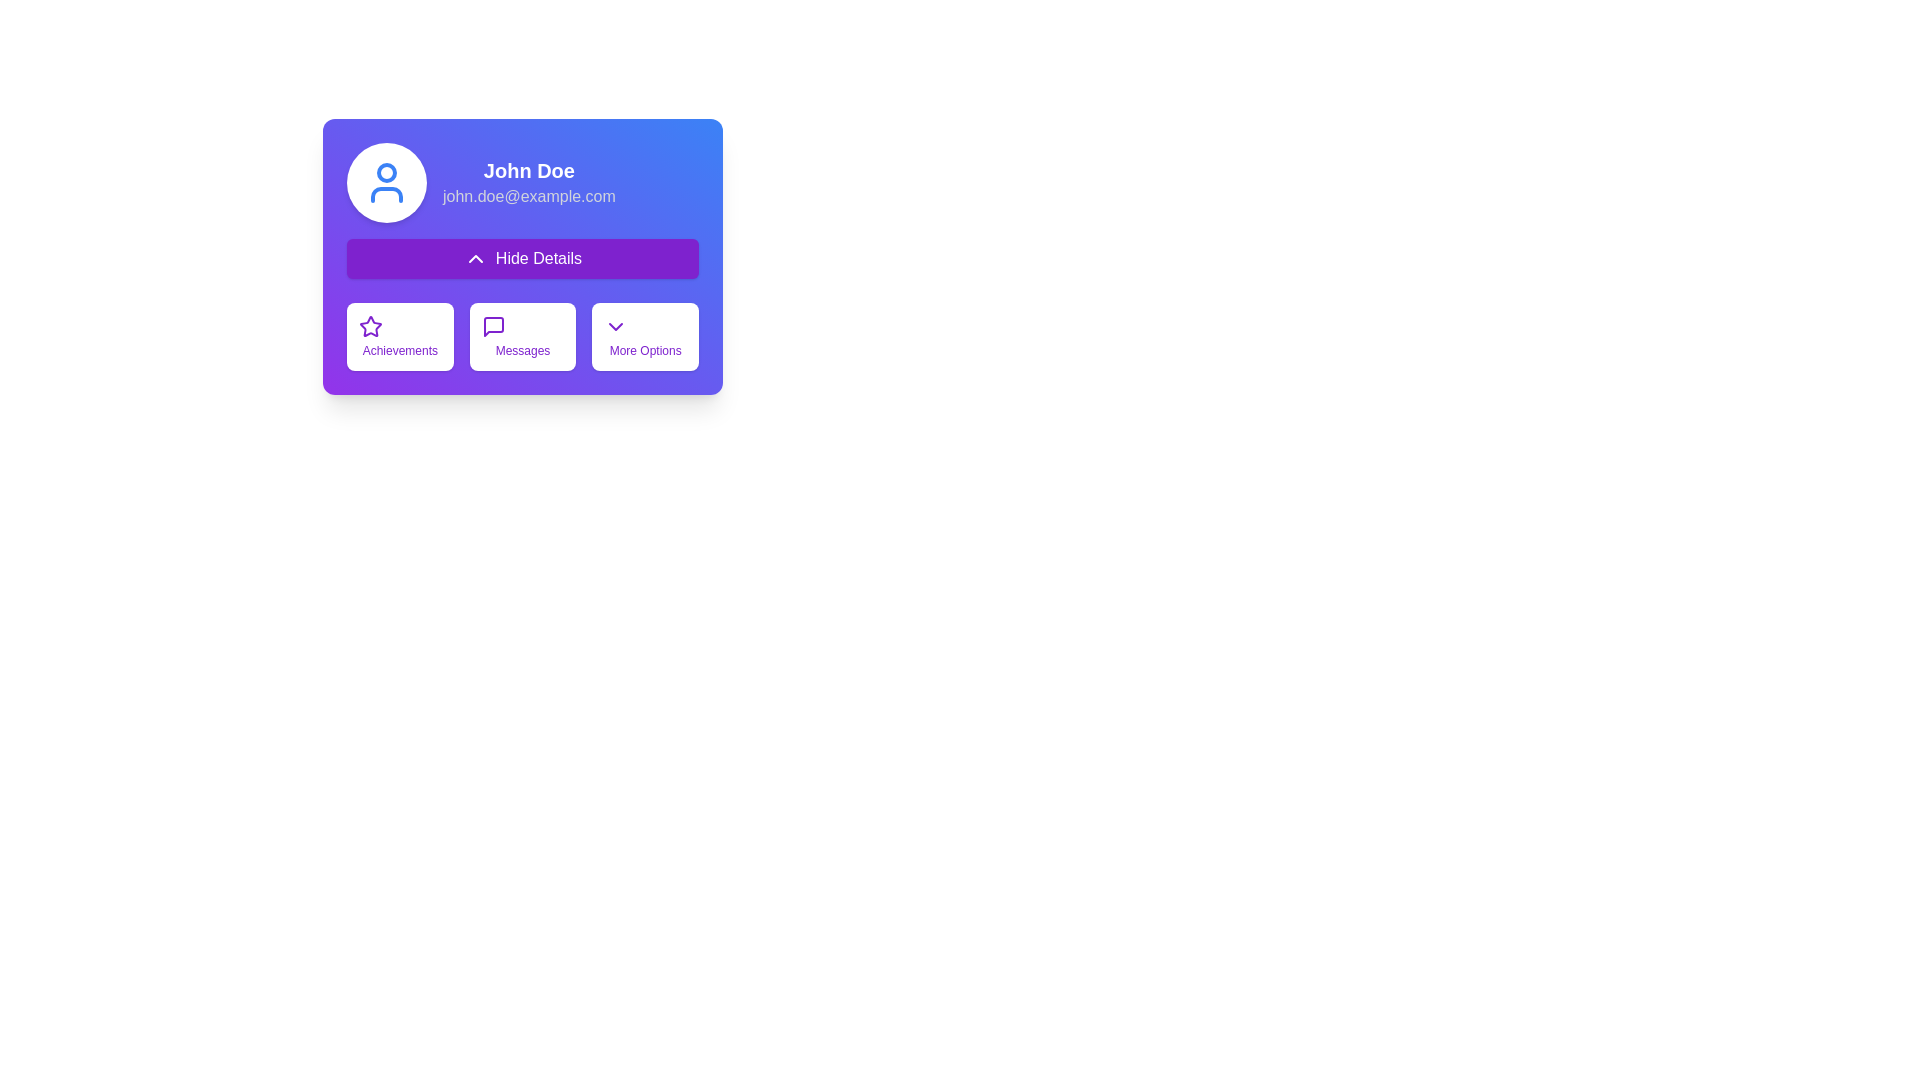 Image resolution: width=1920 pixels, height=1080 pixels. I want to click on the 'Messages' button which contains the messaging icon, located centrally in the second row of the card, so click(493, 326).